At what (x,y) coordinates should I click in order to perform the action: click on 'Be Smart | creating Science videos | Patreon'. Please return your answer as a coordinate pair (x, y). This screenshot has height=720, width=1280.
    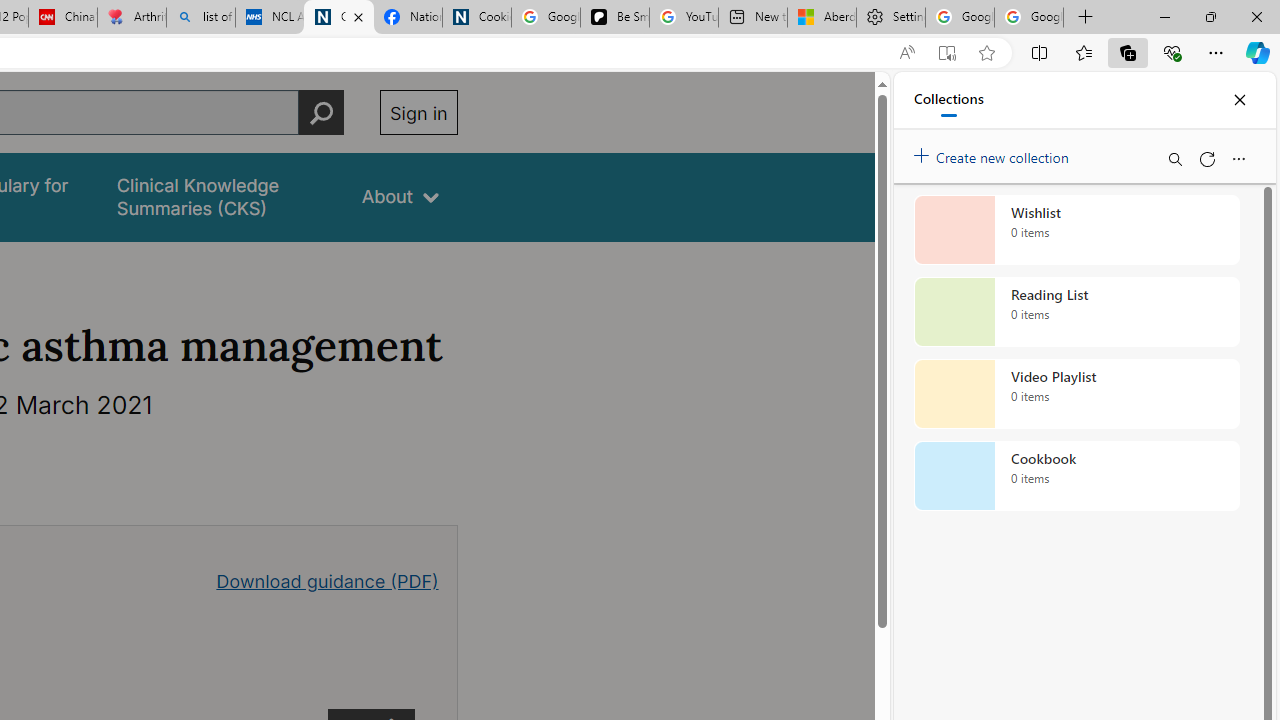
    Looking at the image, I should click on (614, 17).